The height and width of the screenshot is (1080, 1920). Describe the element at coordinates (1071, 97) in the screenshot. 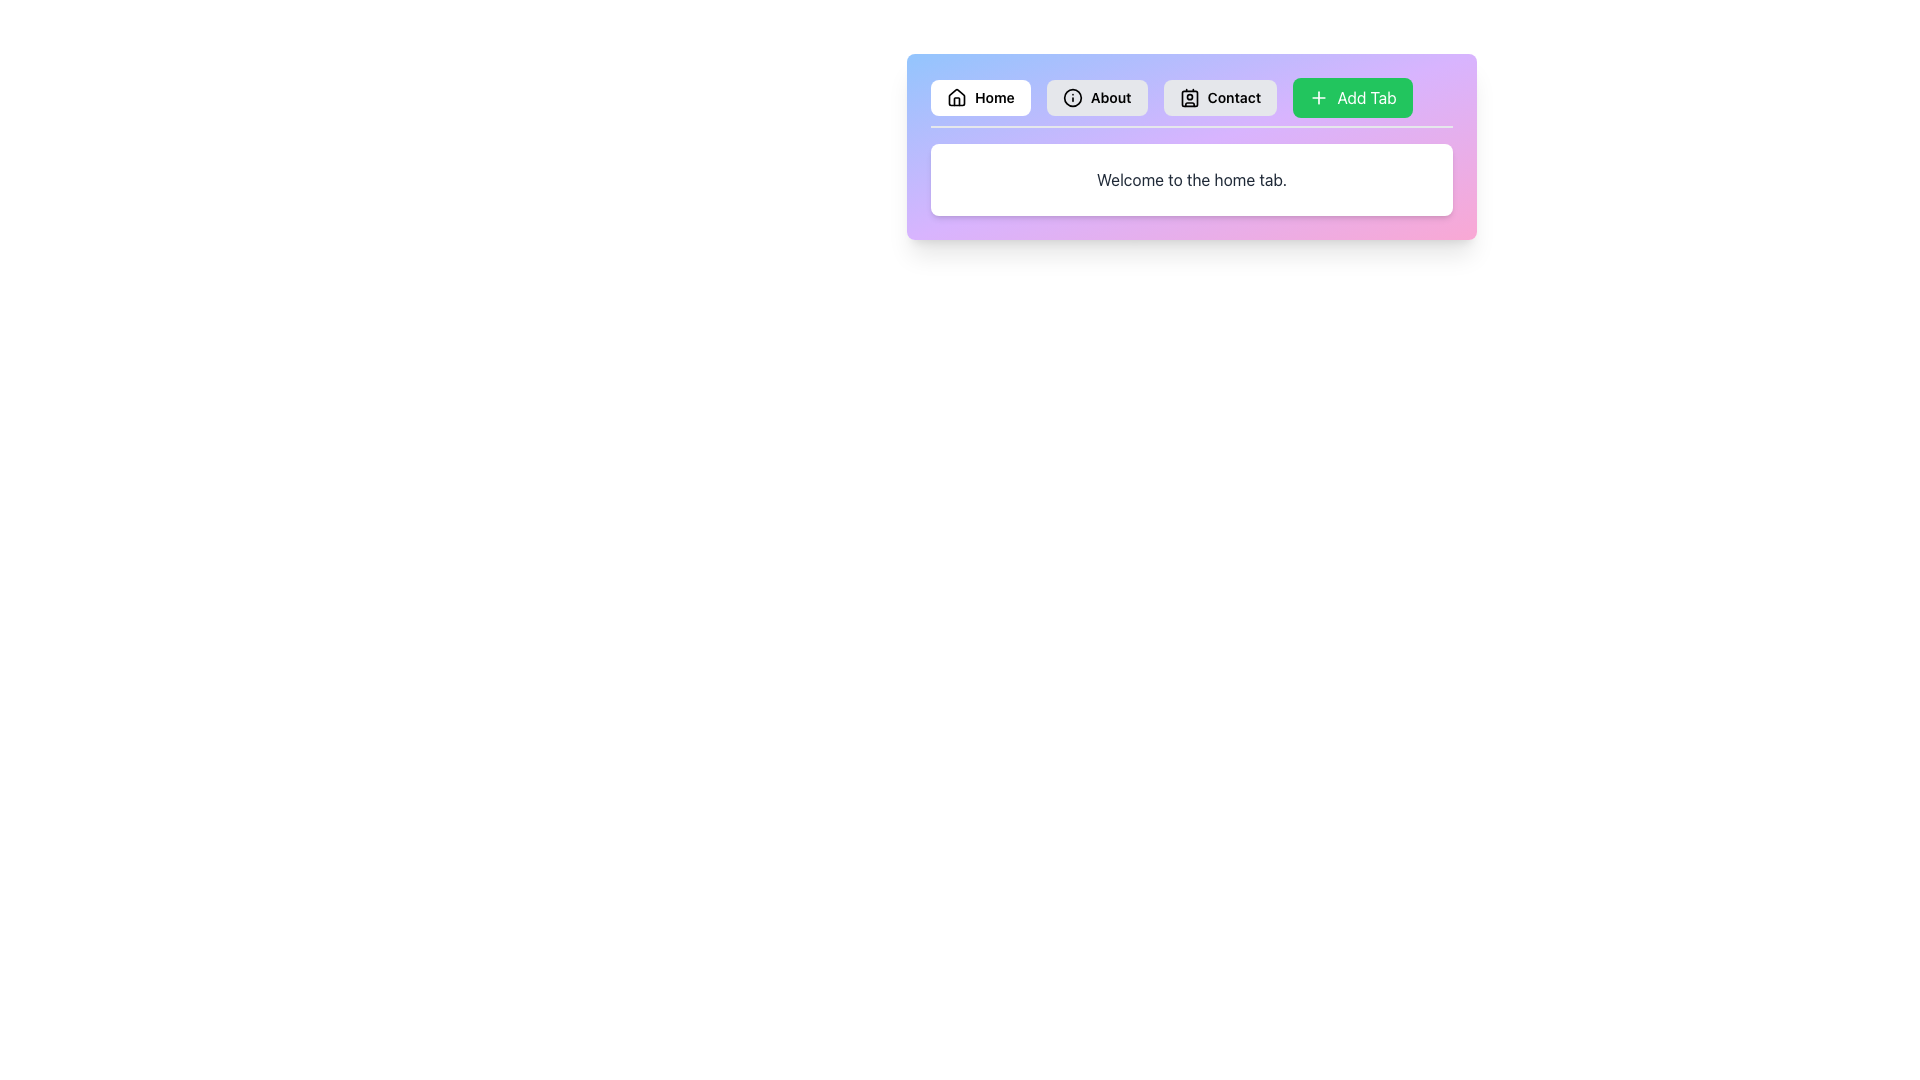

I see `the circular information icon located to the left of the text 'About' in the navigation menu` at that location.